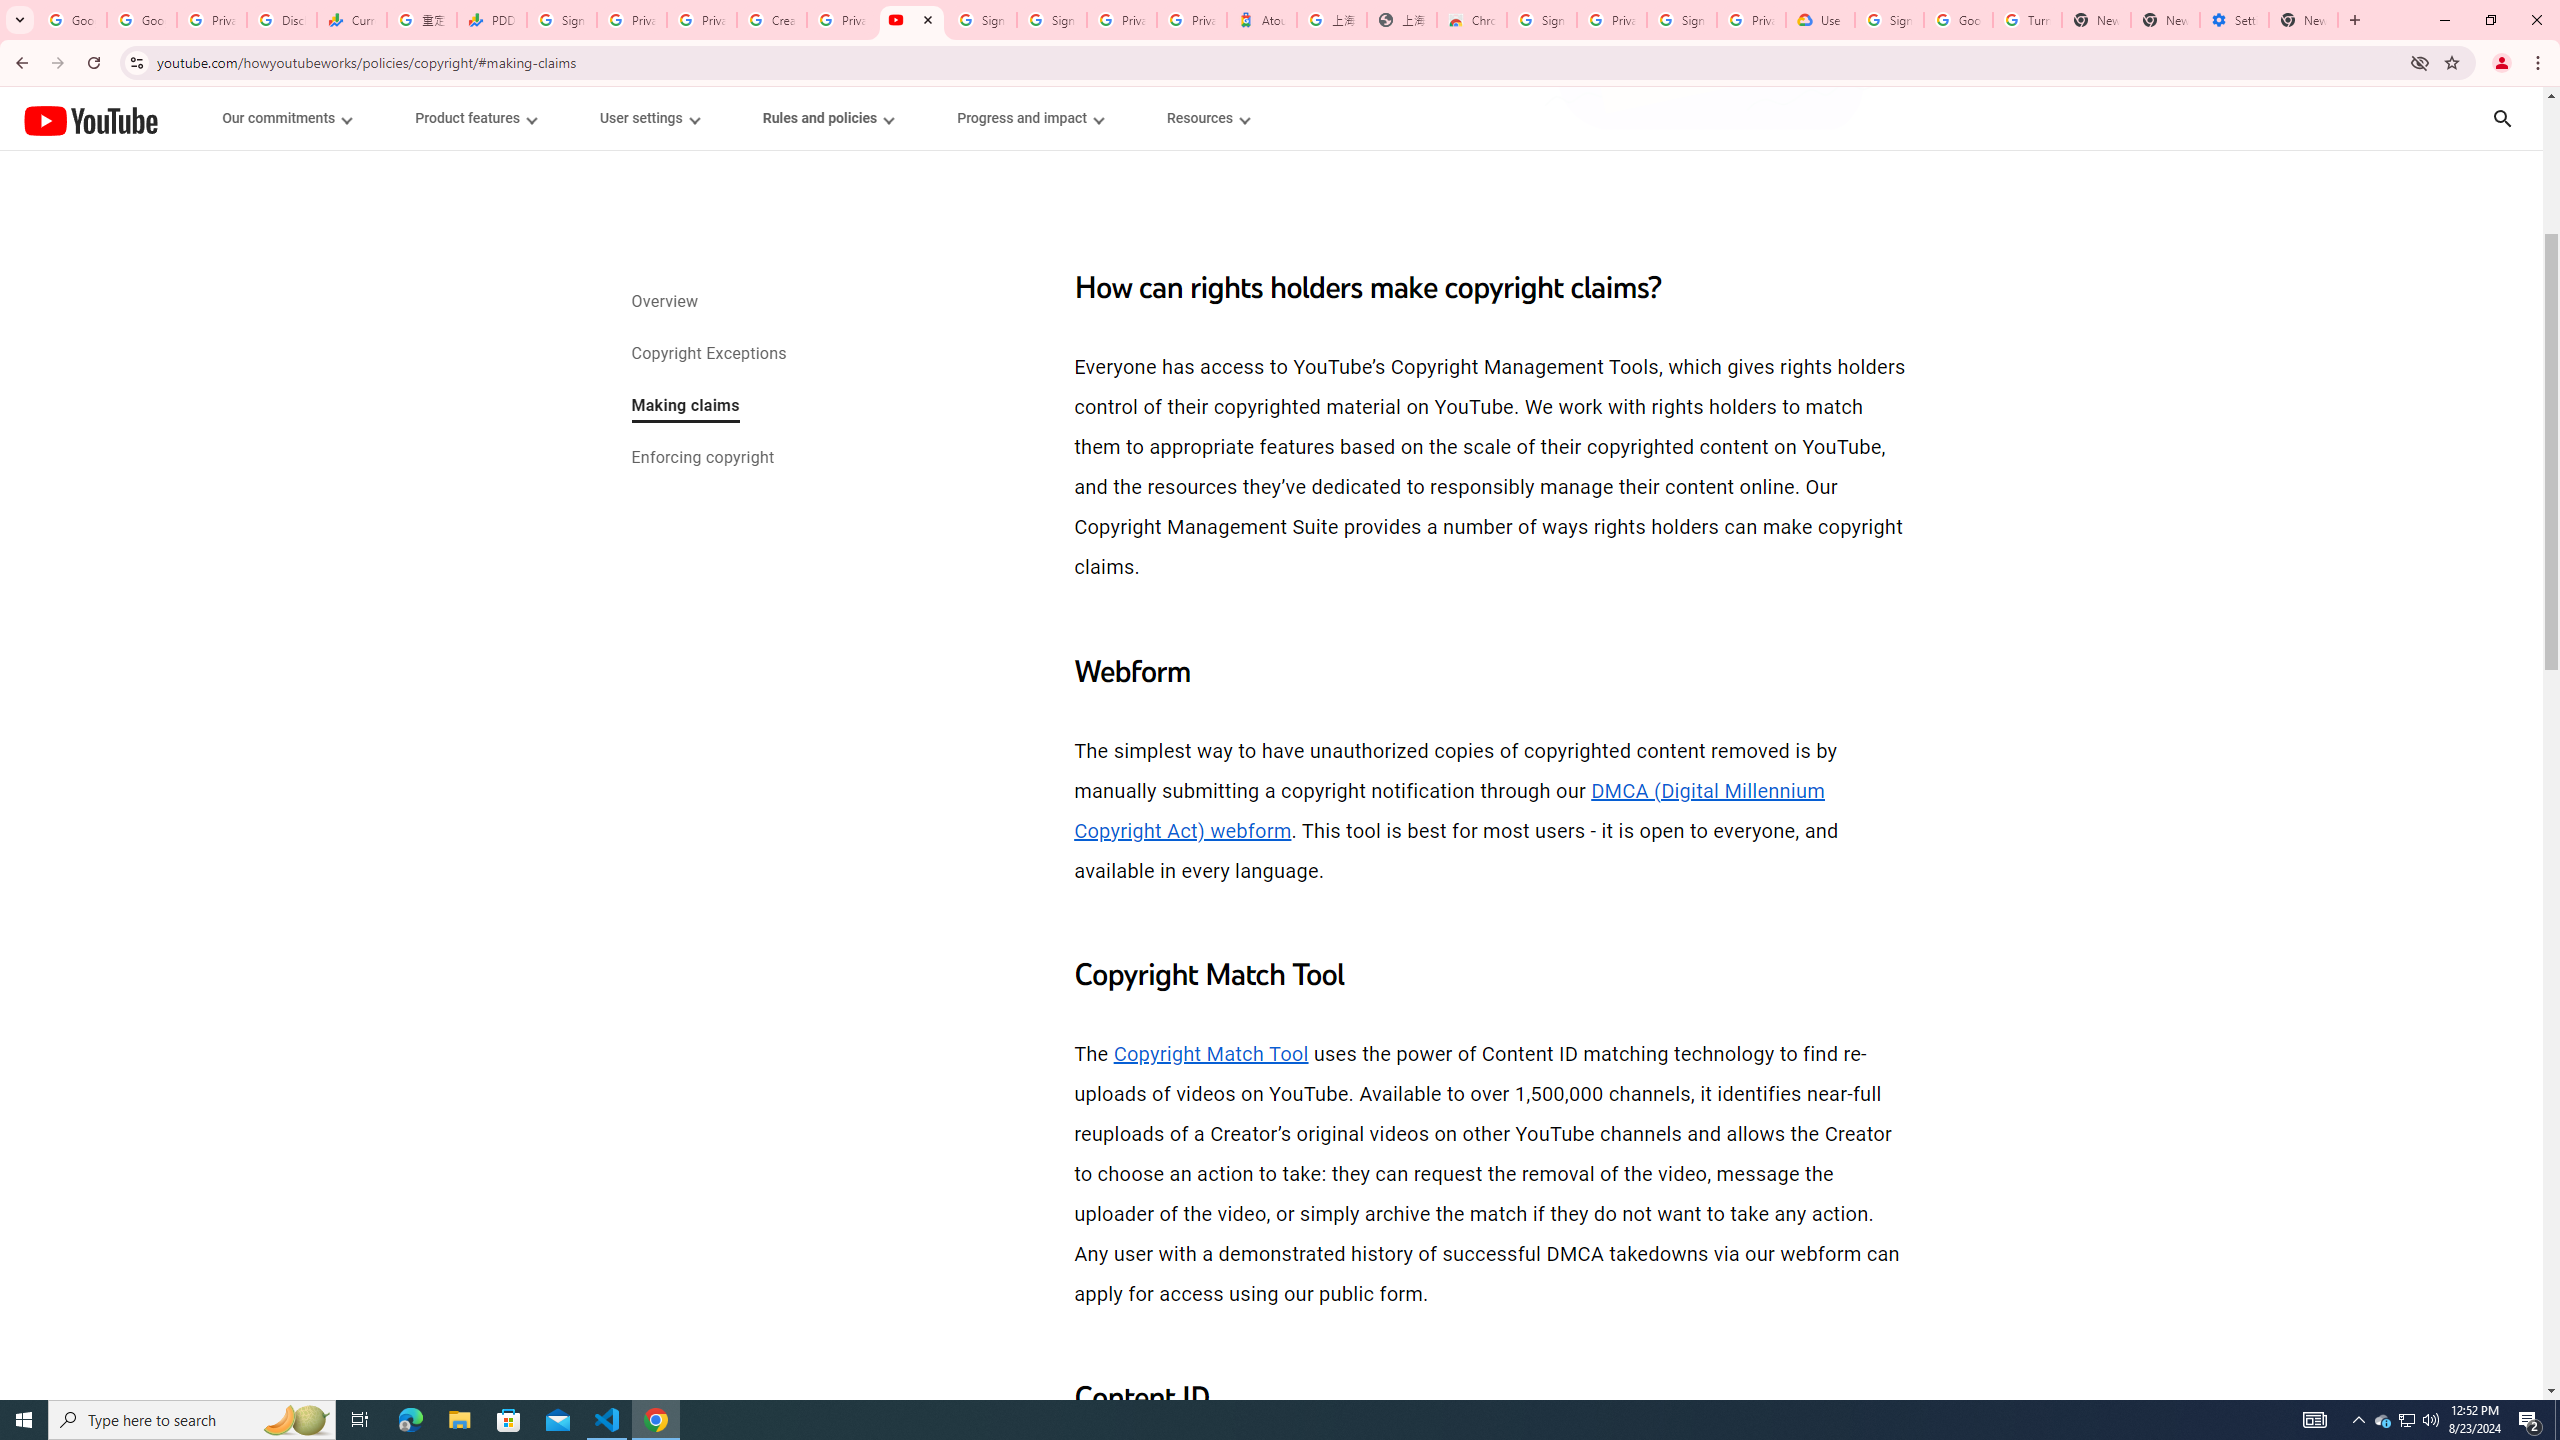 The height and width of the screenshot is (1440, 2560). I want to click on 'YouTube Copyright Rules & Policies - How YouTube Works', so click(910, 19).